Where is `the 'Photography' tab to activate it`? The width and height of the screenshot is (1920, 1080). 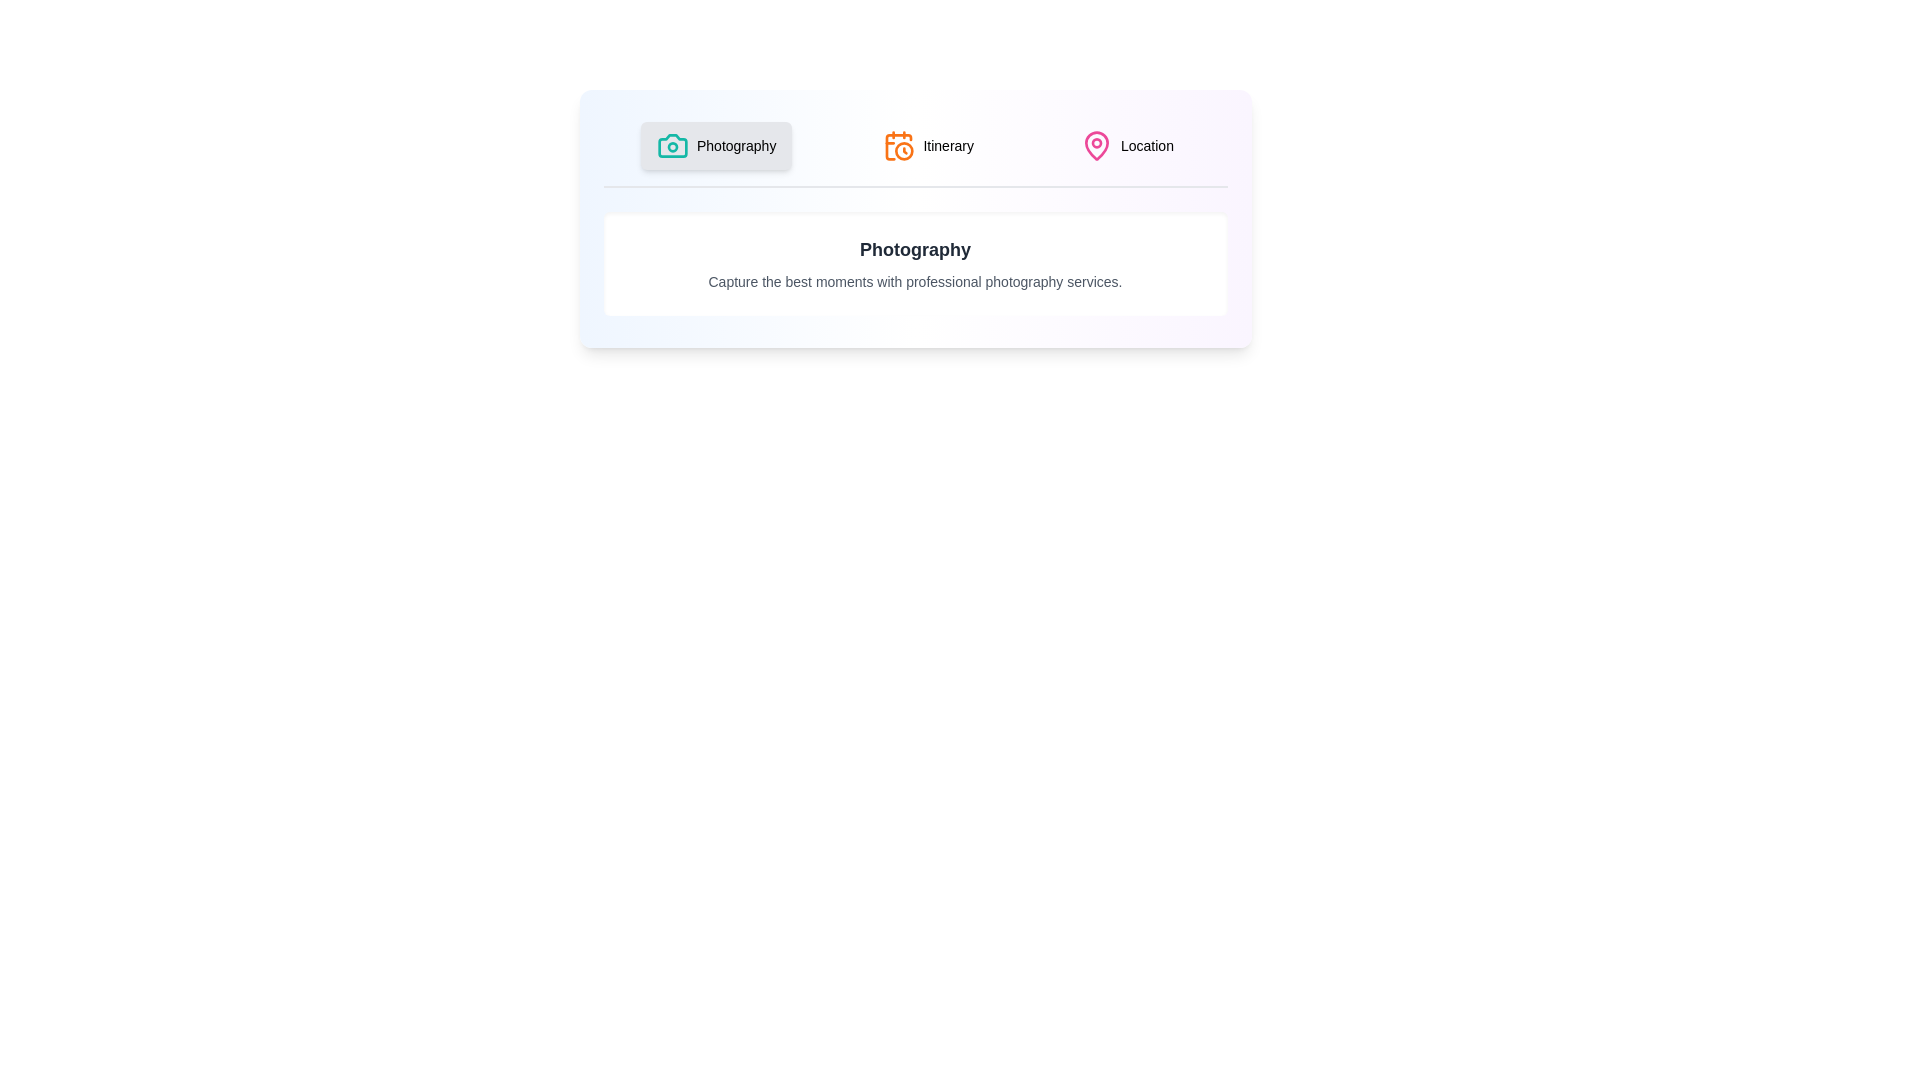 the 'Photography' tab to activate it is located at coordinates (716, 145).